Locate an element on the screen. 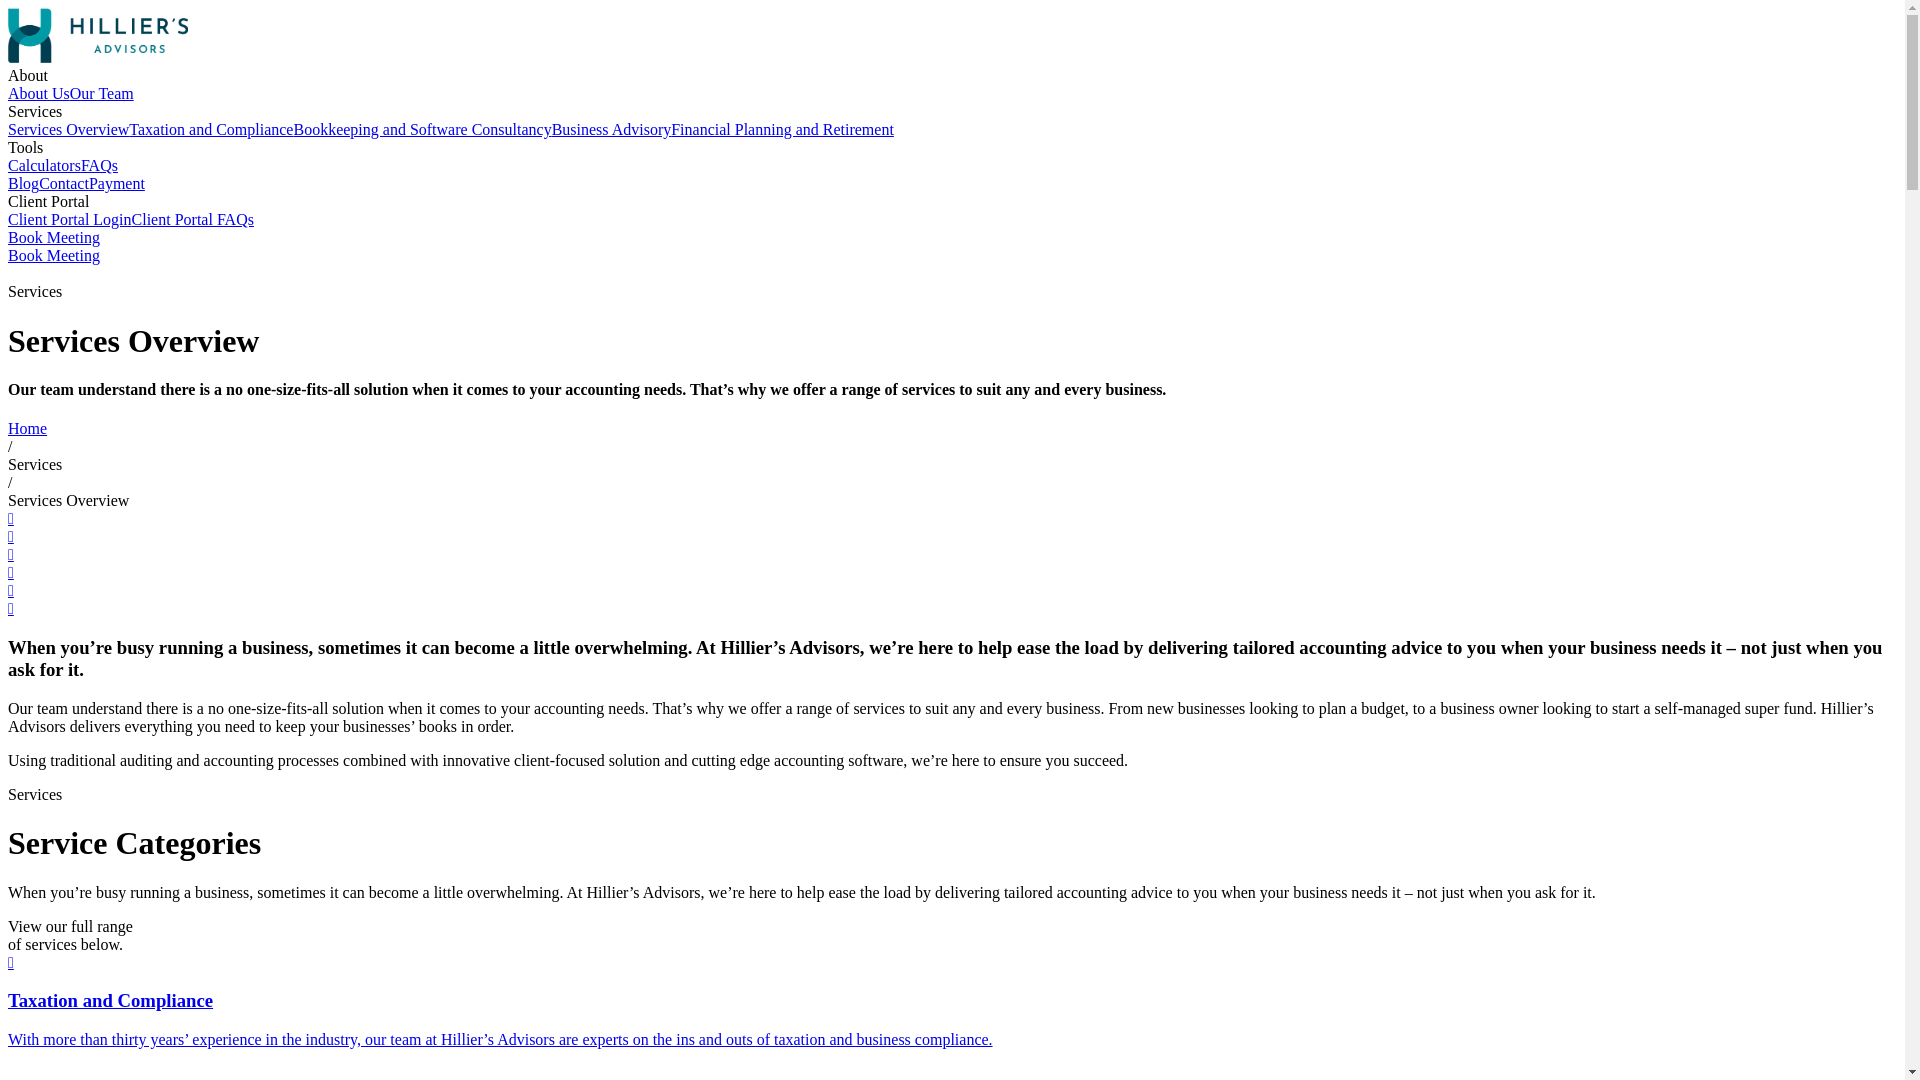 The width and height of the screenshot is (1920, 1080). 'Payment' is located at coordinates (88, 183).